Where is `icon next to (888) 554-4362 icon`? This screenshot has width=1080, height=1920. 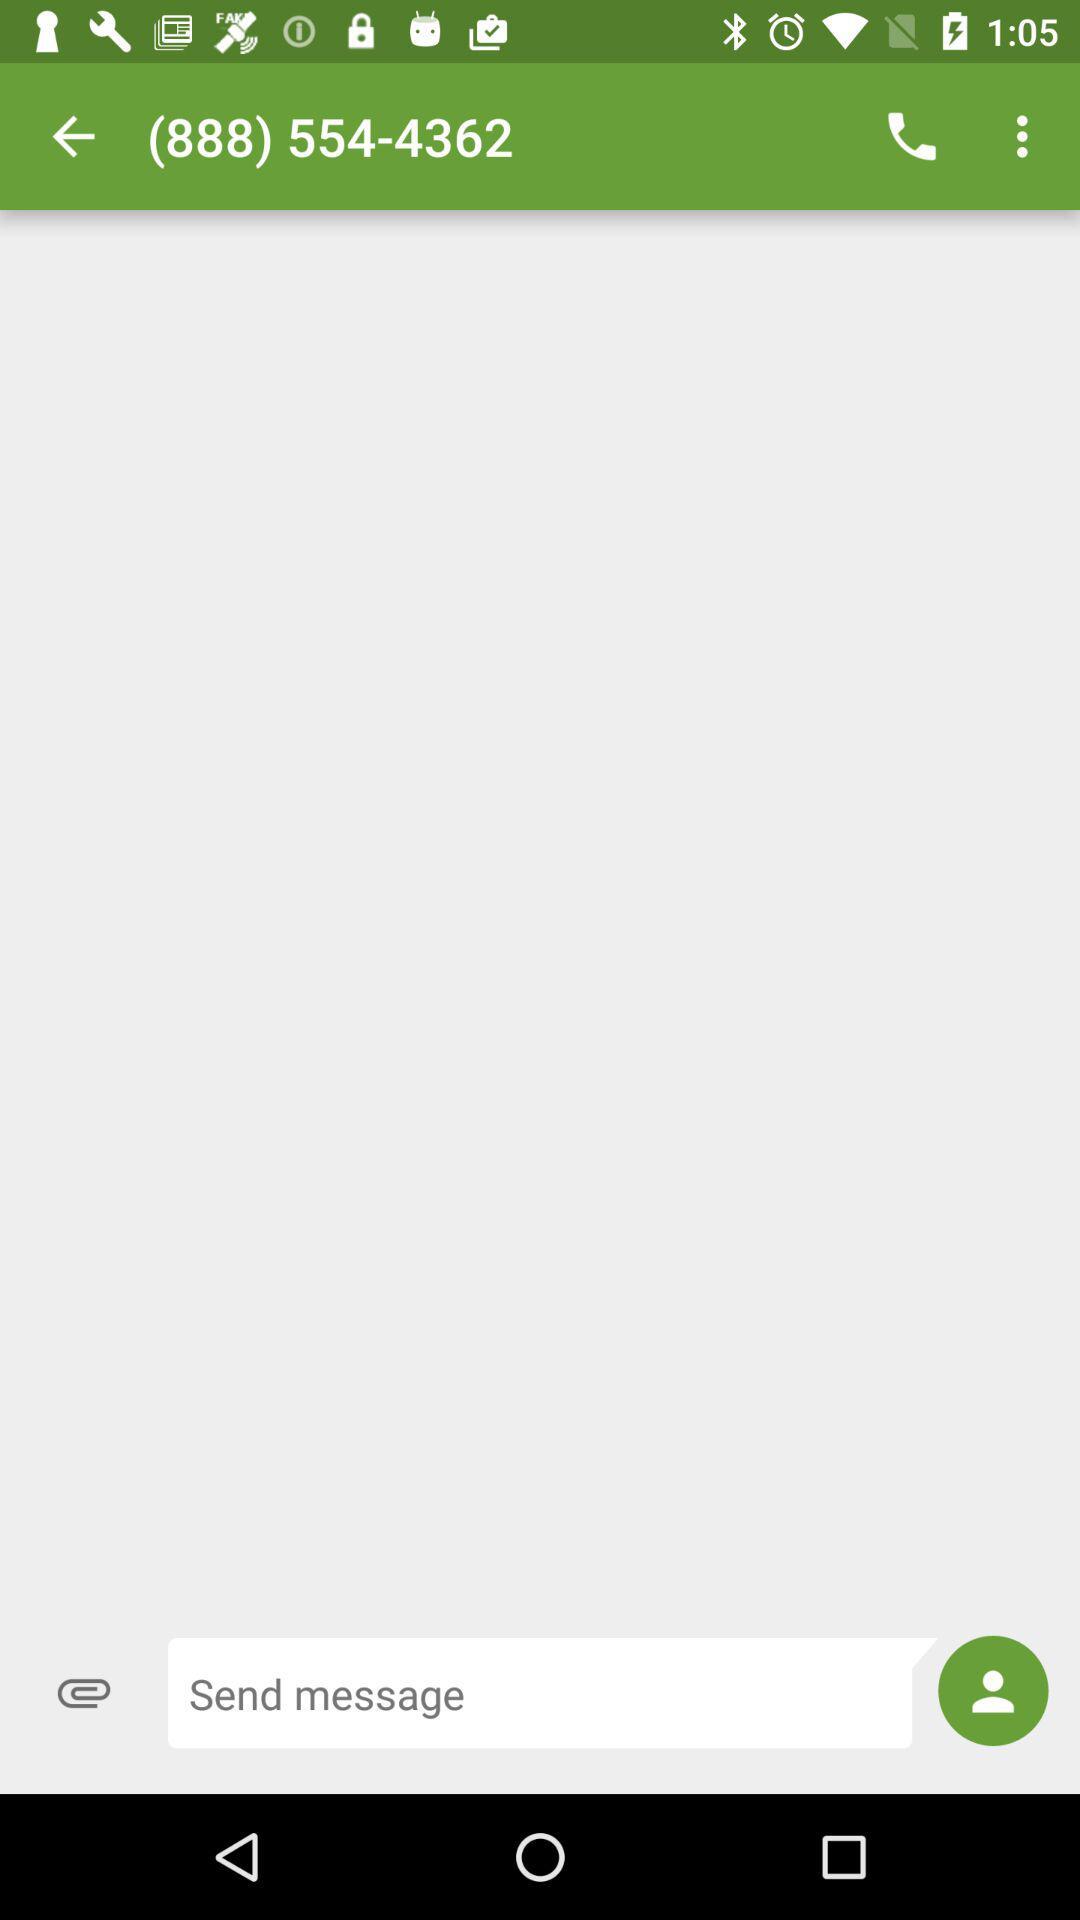 icon next to (888) 554-4362 icon is located at coordinates (911, 135).